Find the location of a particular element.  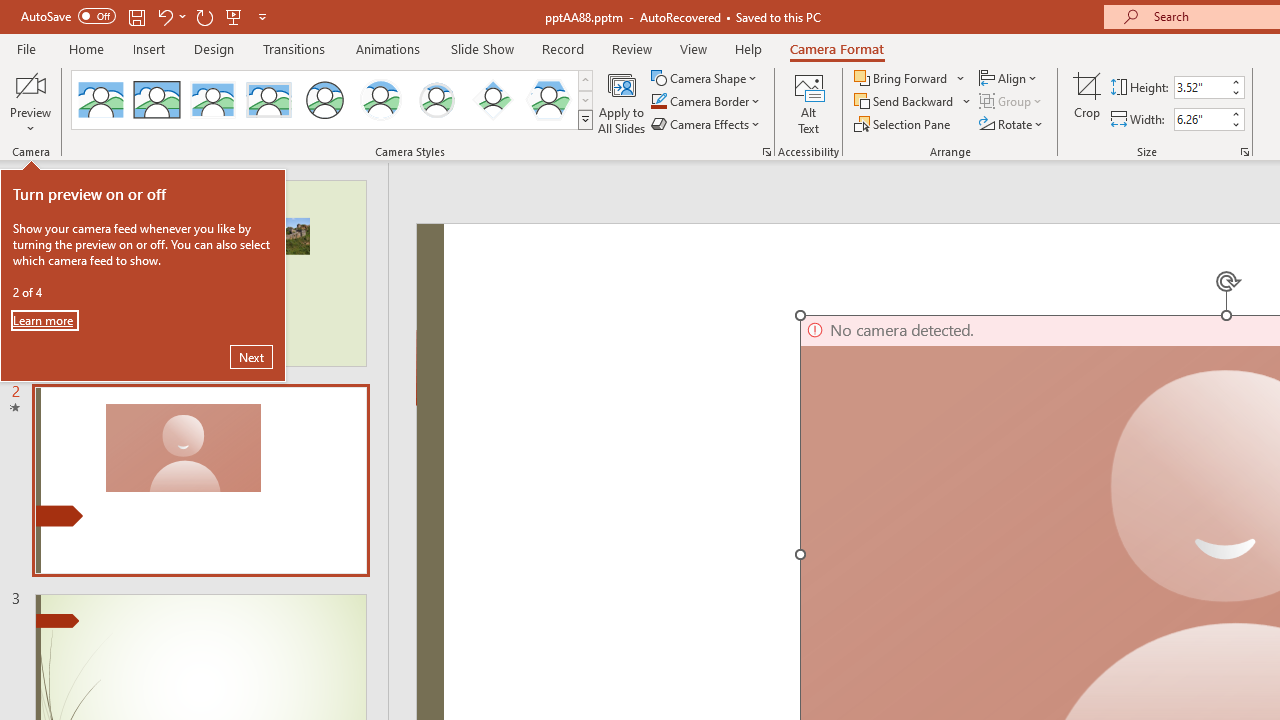

'Simple Frame Rectangle' is located at coordinates (156, 100).